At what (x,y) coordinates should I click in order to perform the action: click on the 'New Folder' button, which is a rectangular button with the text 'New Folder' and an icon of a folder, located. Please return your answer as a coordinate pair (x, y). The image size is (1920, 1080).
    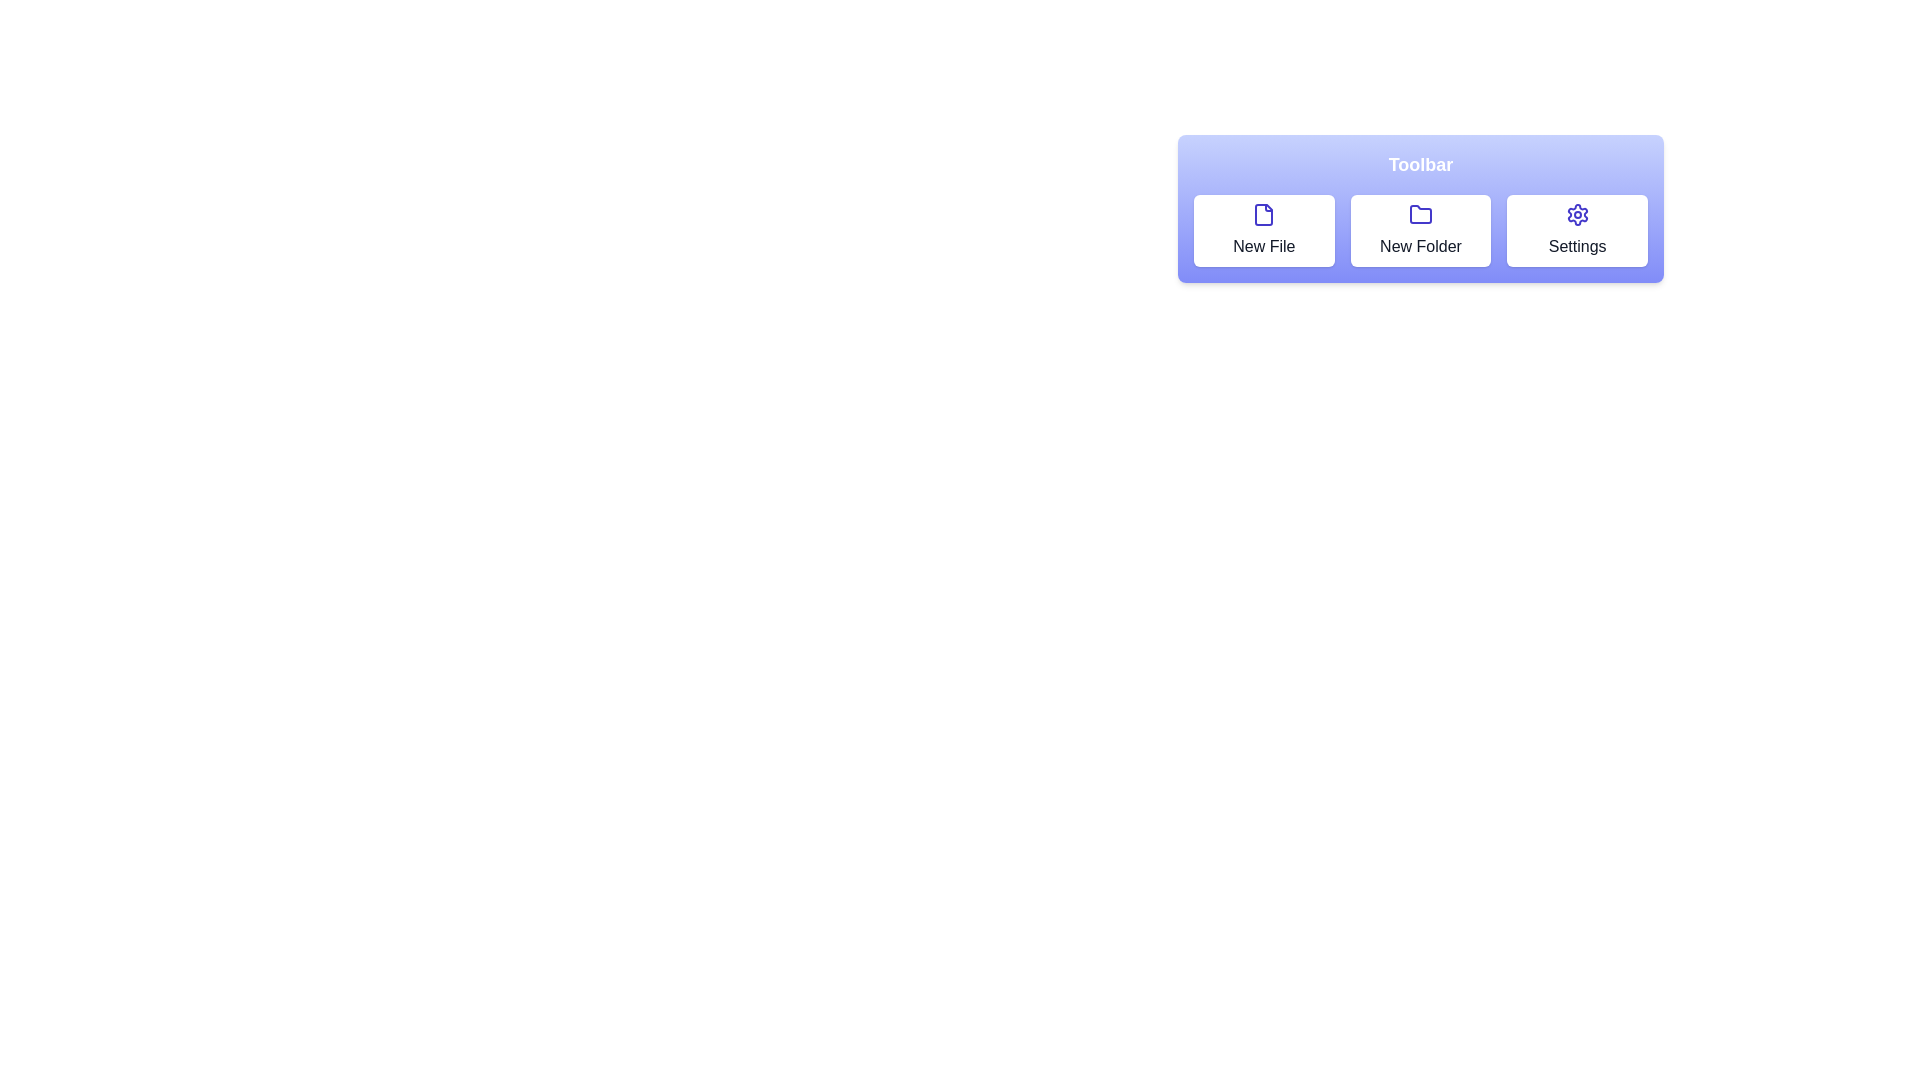
    Looking at the image, I should click on (1419, 230).